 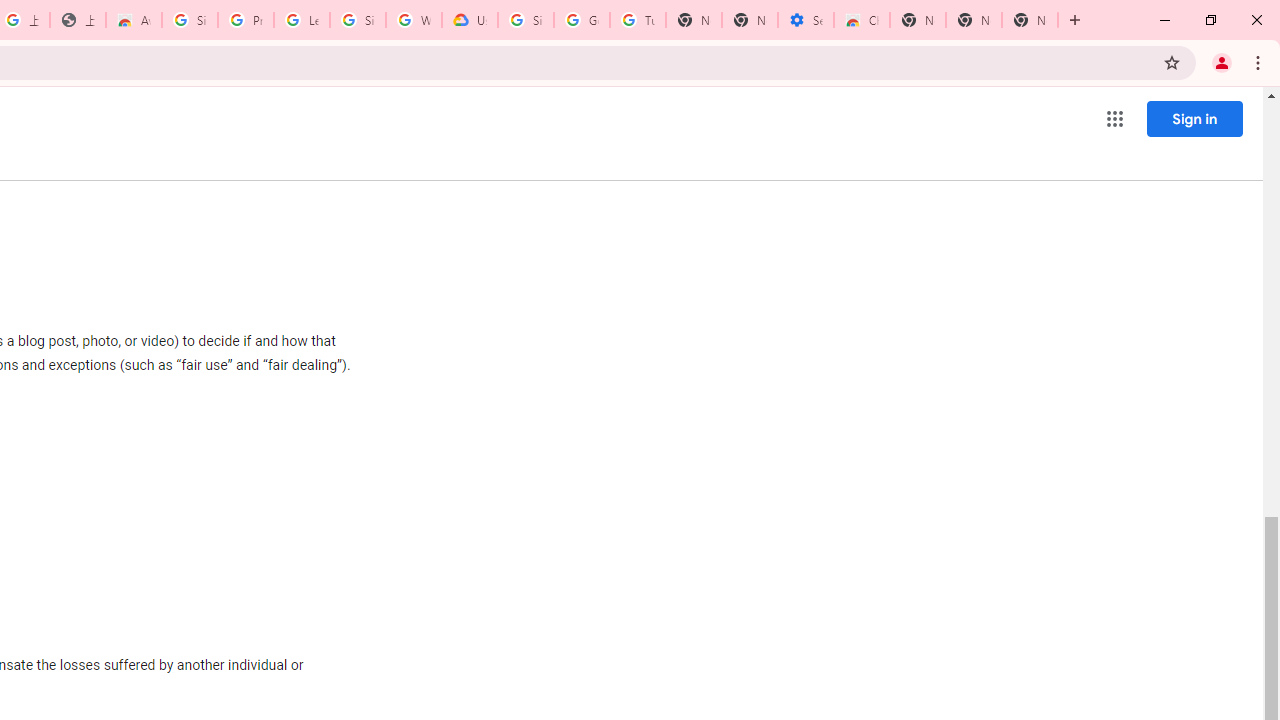 What do you see at coordinates (413, 20) in the screenshot?
I see `'Who are Google'` at bounding box center [413, 20].